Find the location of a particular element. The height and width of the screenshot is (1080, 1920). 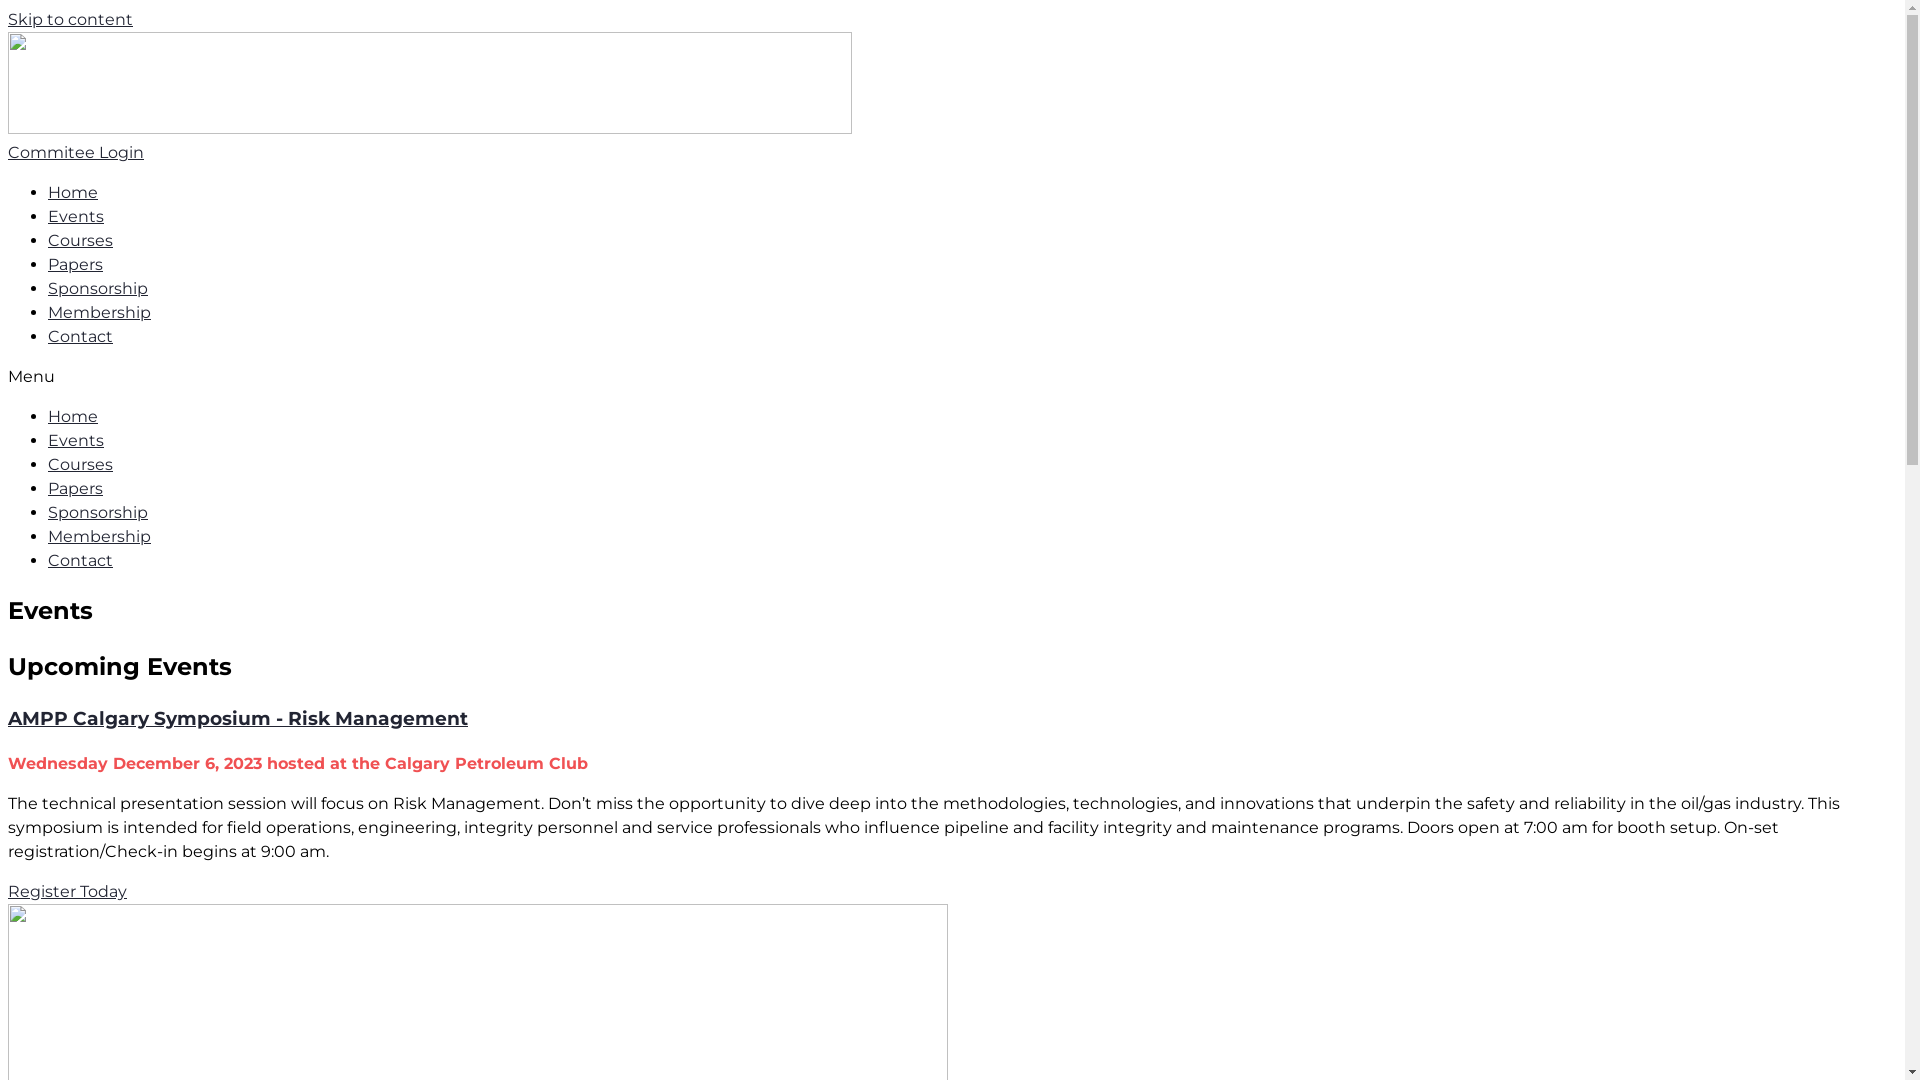

'Membership' is located at coordinates (98, 312).